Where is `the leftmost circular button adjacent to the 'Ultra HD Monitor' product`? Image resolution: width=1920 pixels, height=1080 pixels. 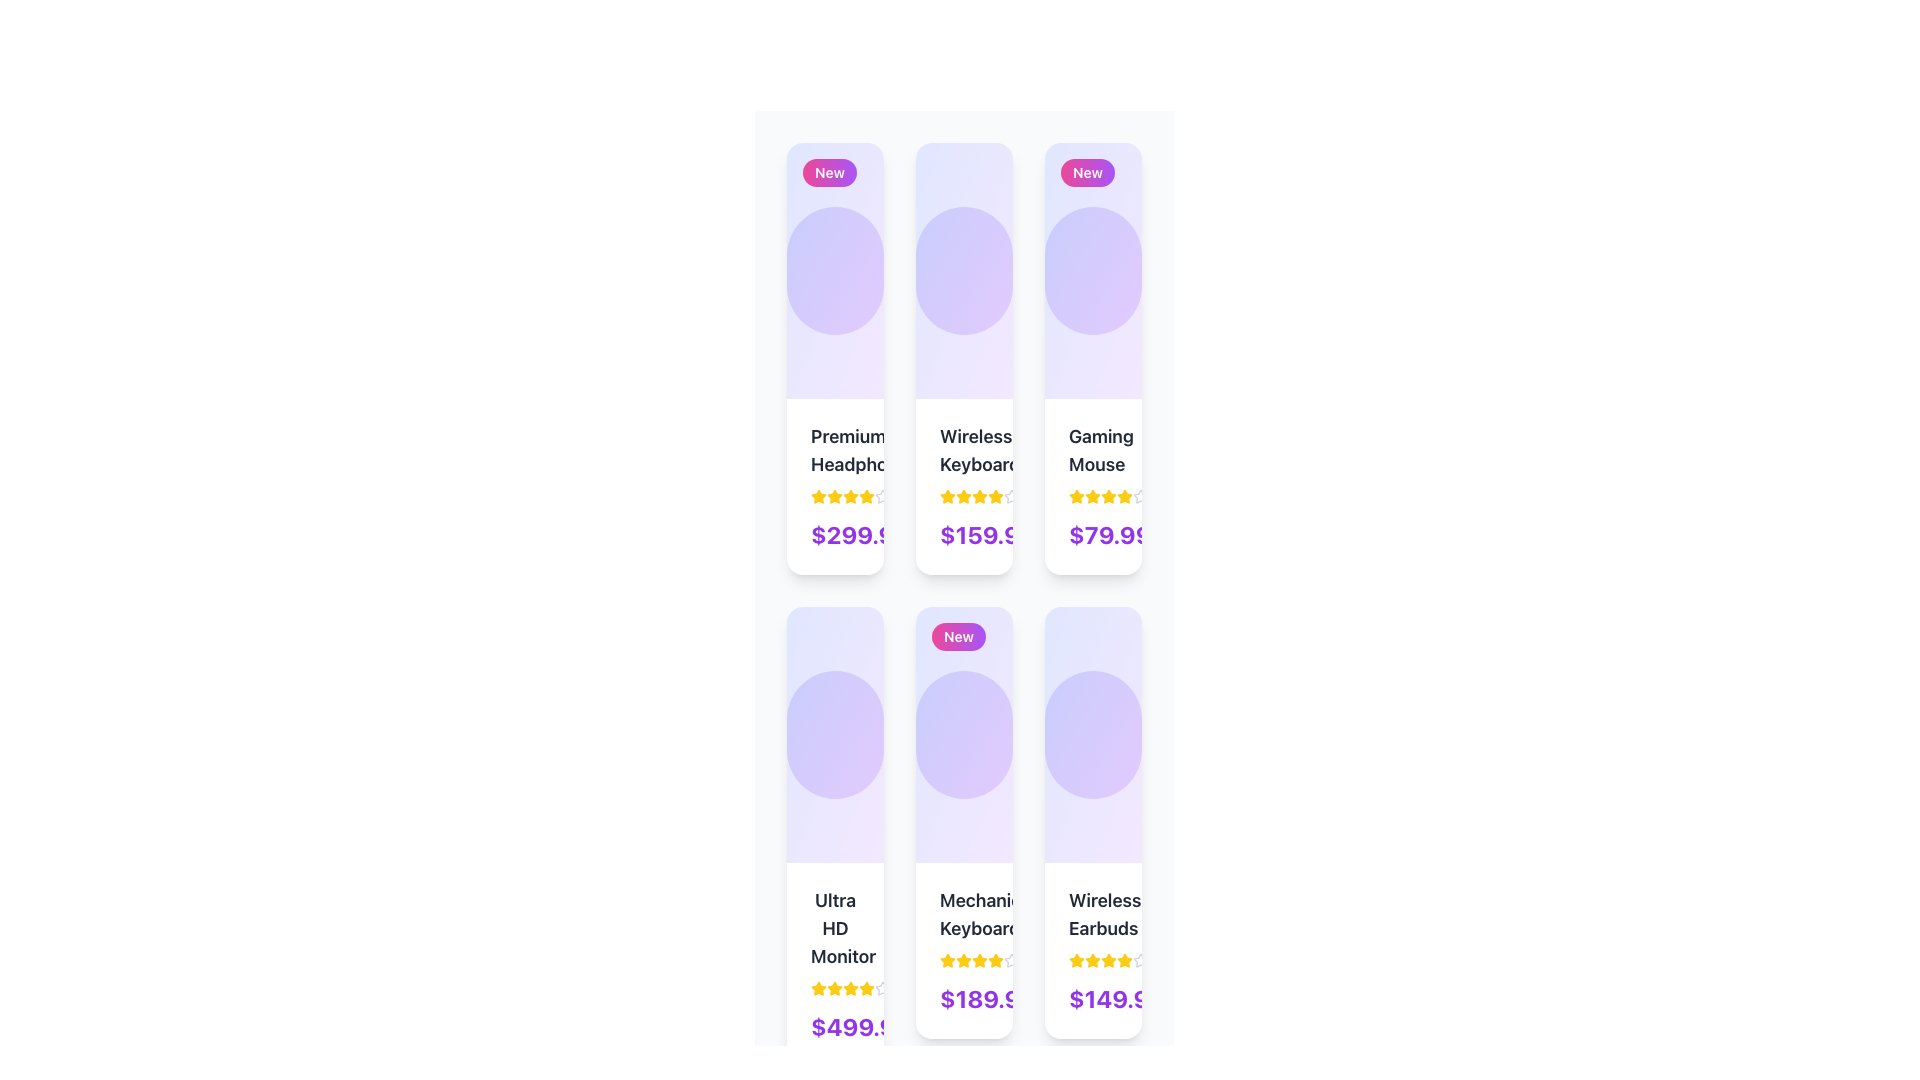 the leftmost circular button adjacent to the 'Ultra HD Monitor' product is located at coordinates (774, 735).